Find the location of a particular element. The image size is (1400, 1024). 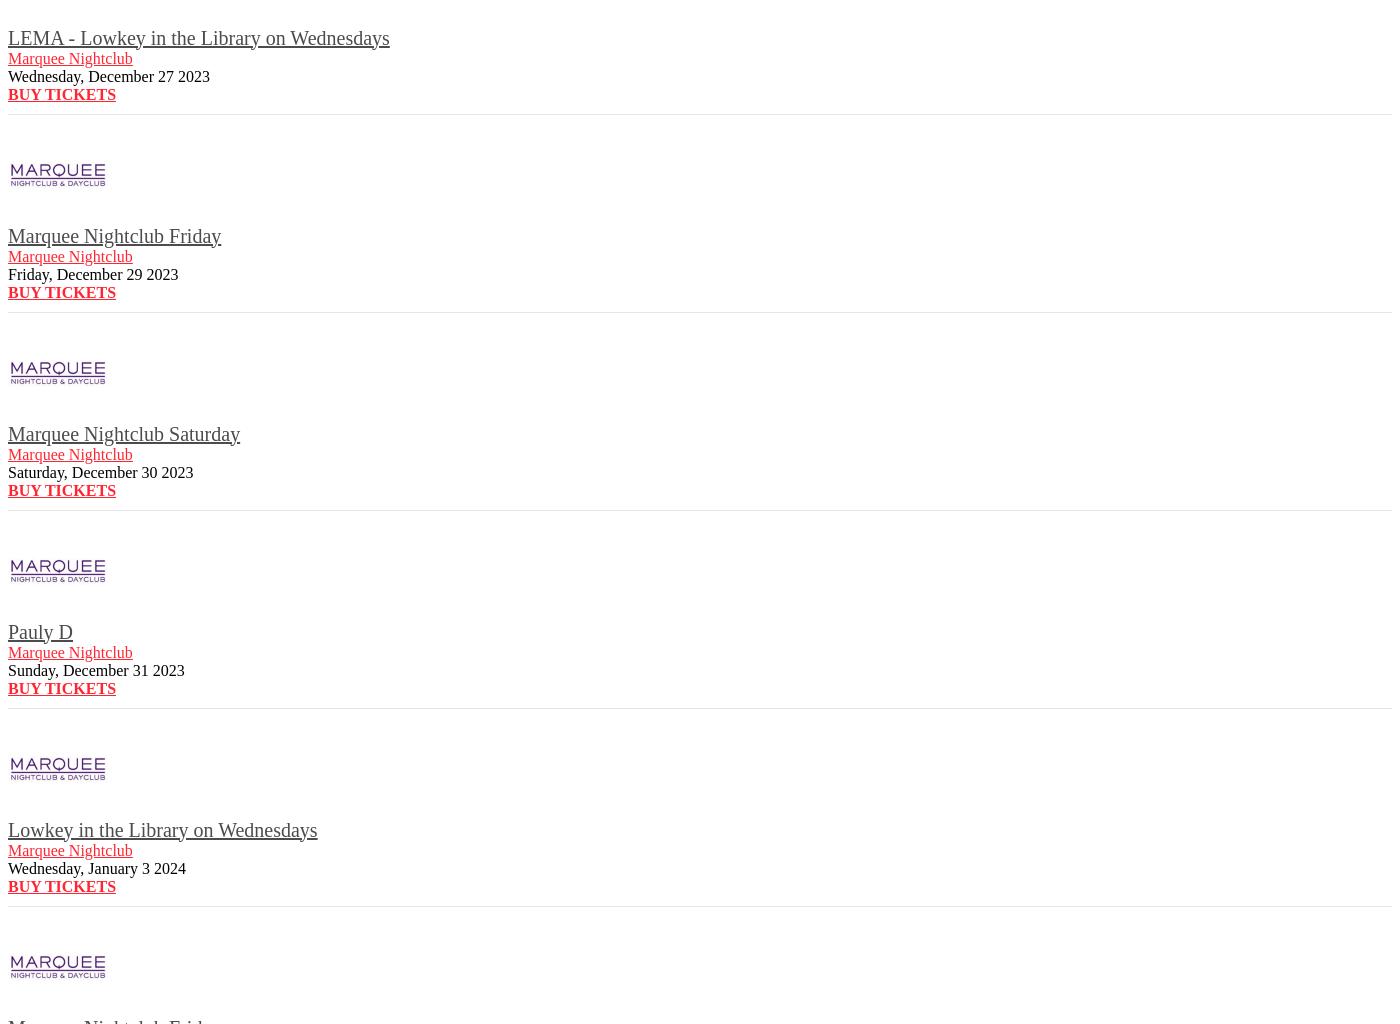

'Pauly D' is located at coordinates (40, 630).